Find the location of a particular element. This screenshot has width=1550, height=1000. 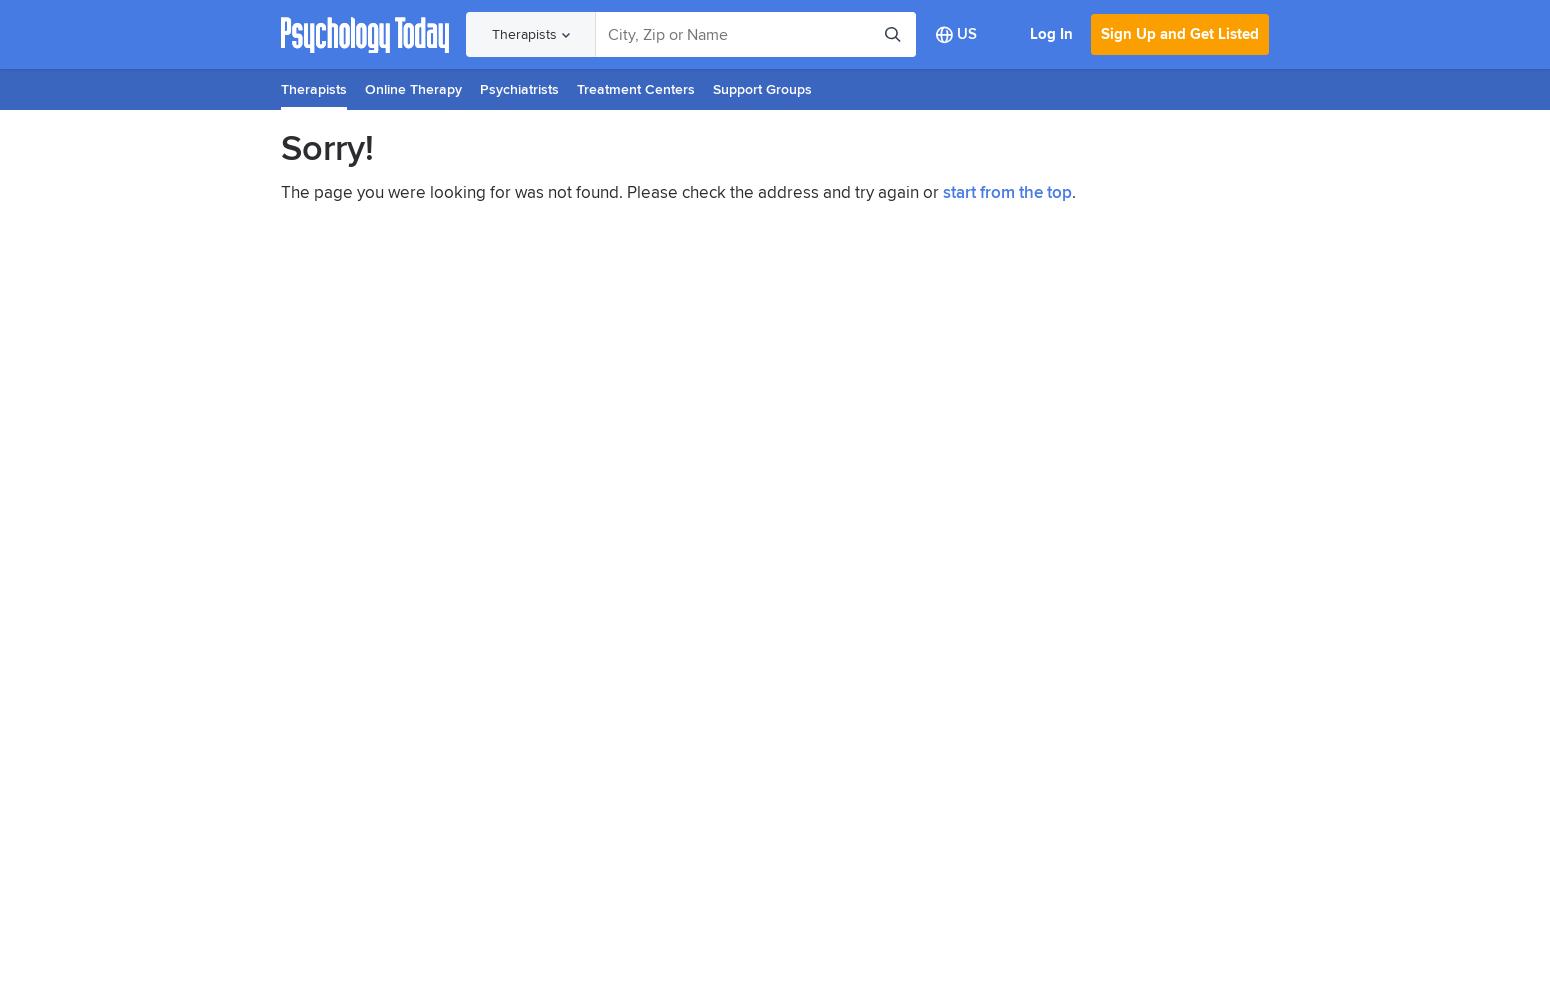

'Online Therapy' is located at coordinates (413, 88).